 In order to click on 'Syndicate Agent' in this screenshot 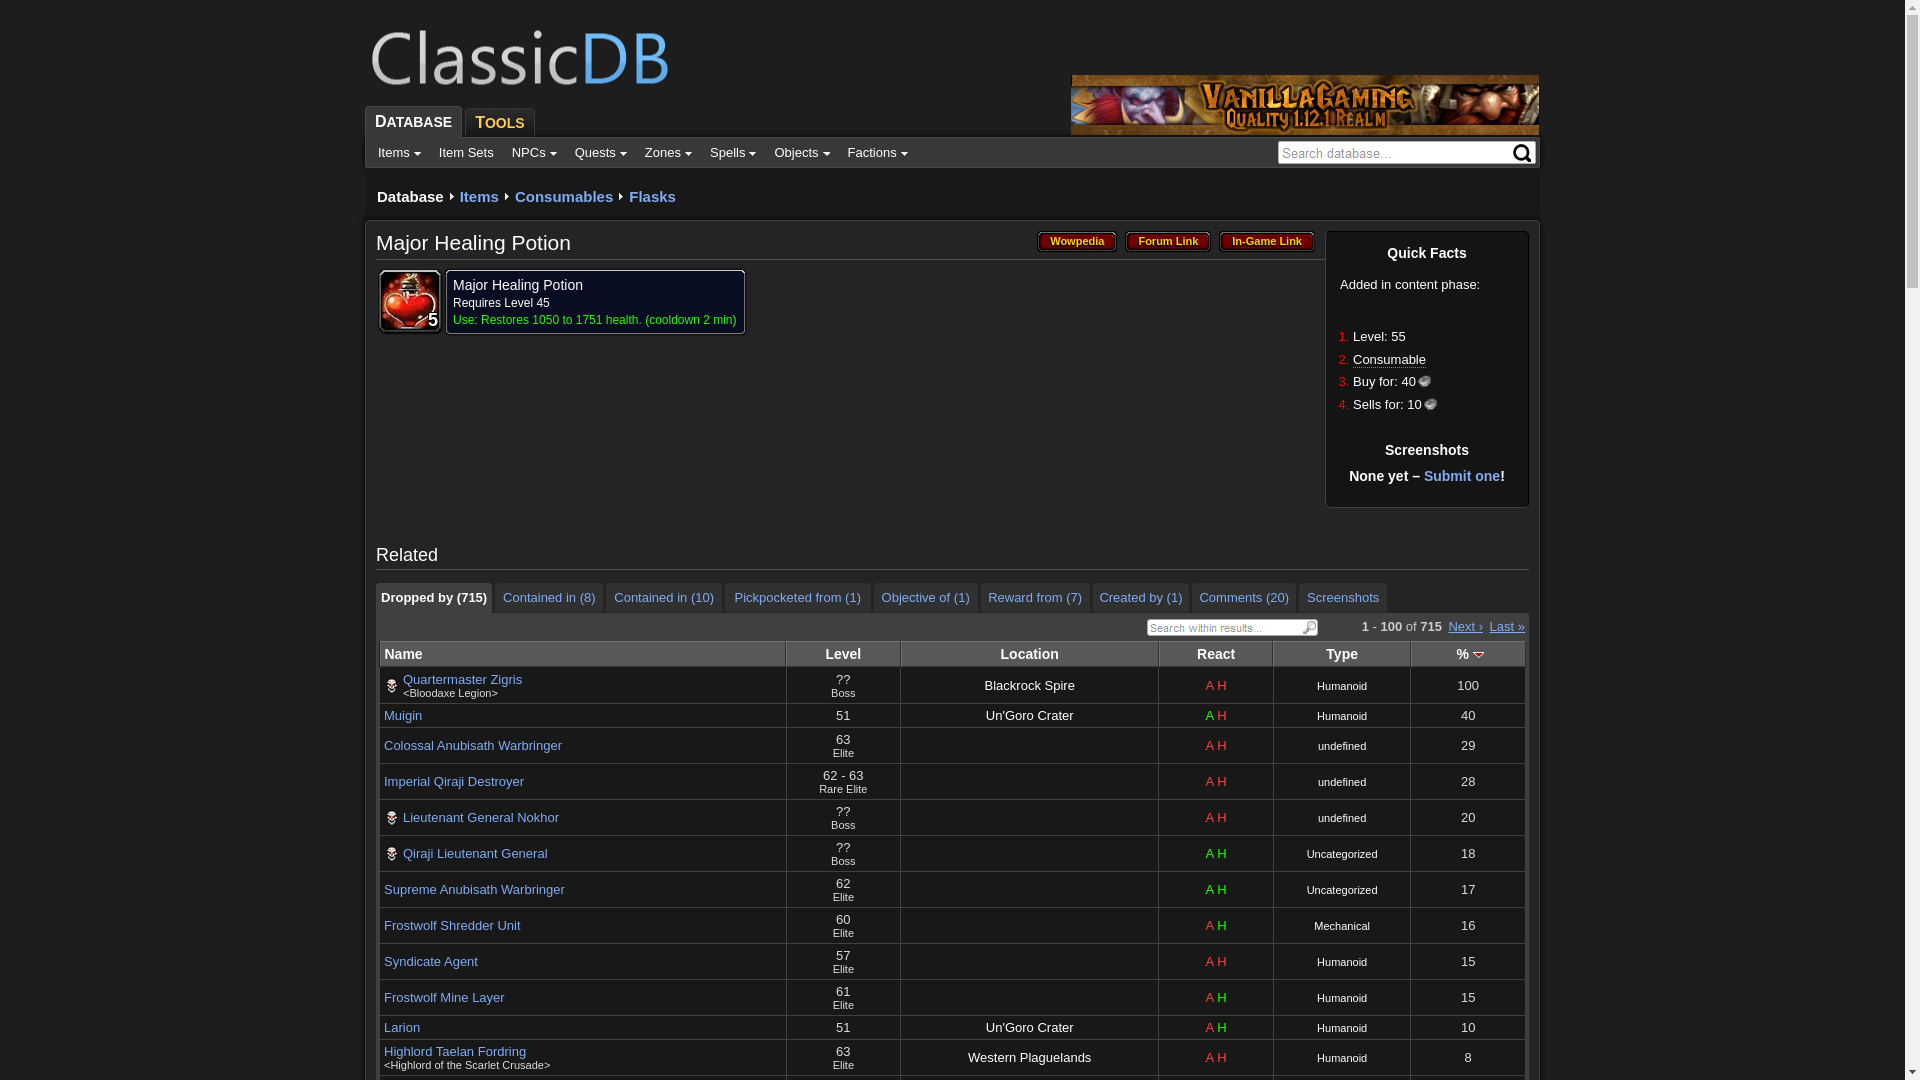, I will do `click(384, 960)`.